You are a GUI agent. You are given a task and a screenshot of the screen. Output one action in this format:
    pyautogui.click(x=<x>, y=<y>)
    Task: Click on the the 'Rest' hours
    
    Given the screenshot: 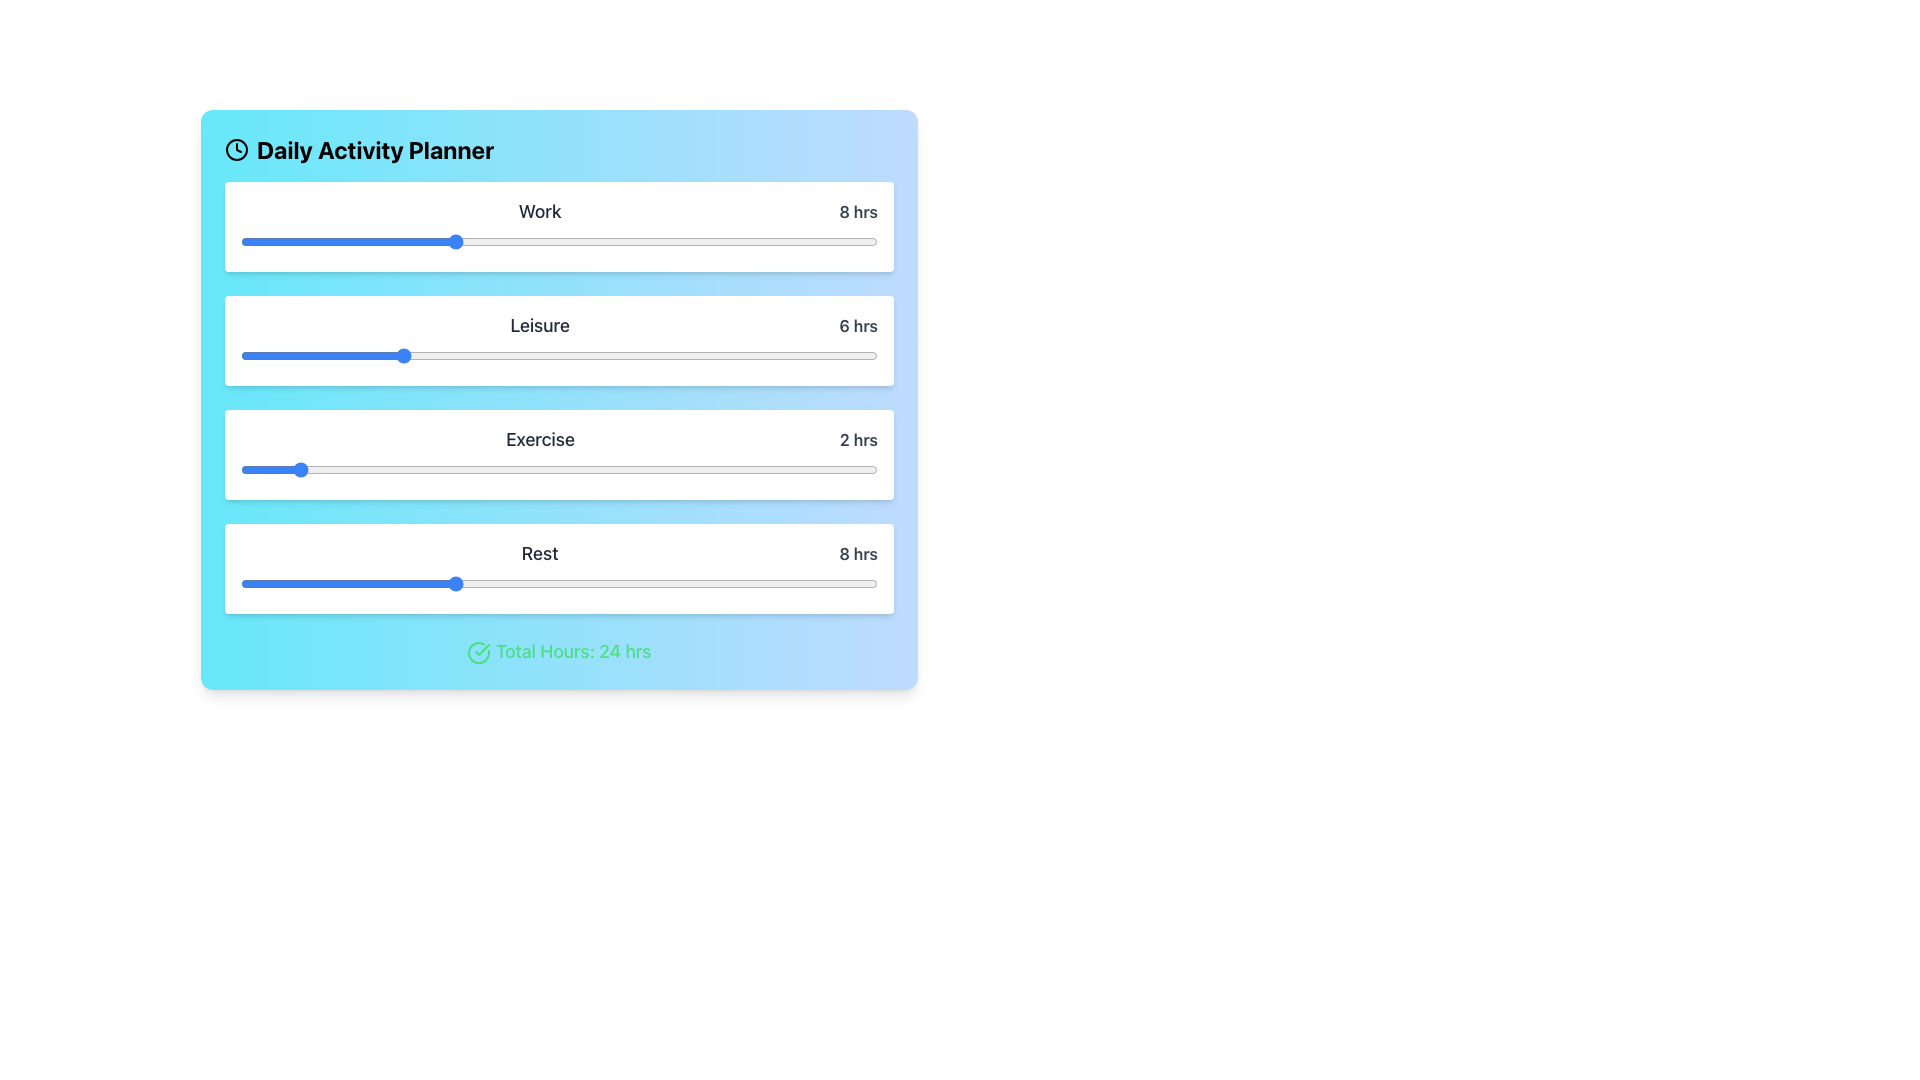 What is the action you would take?
    pyautogui.click(x=665, y=583)
    